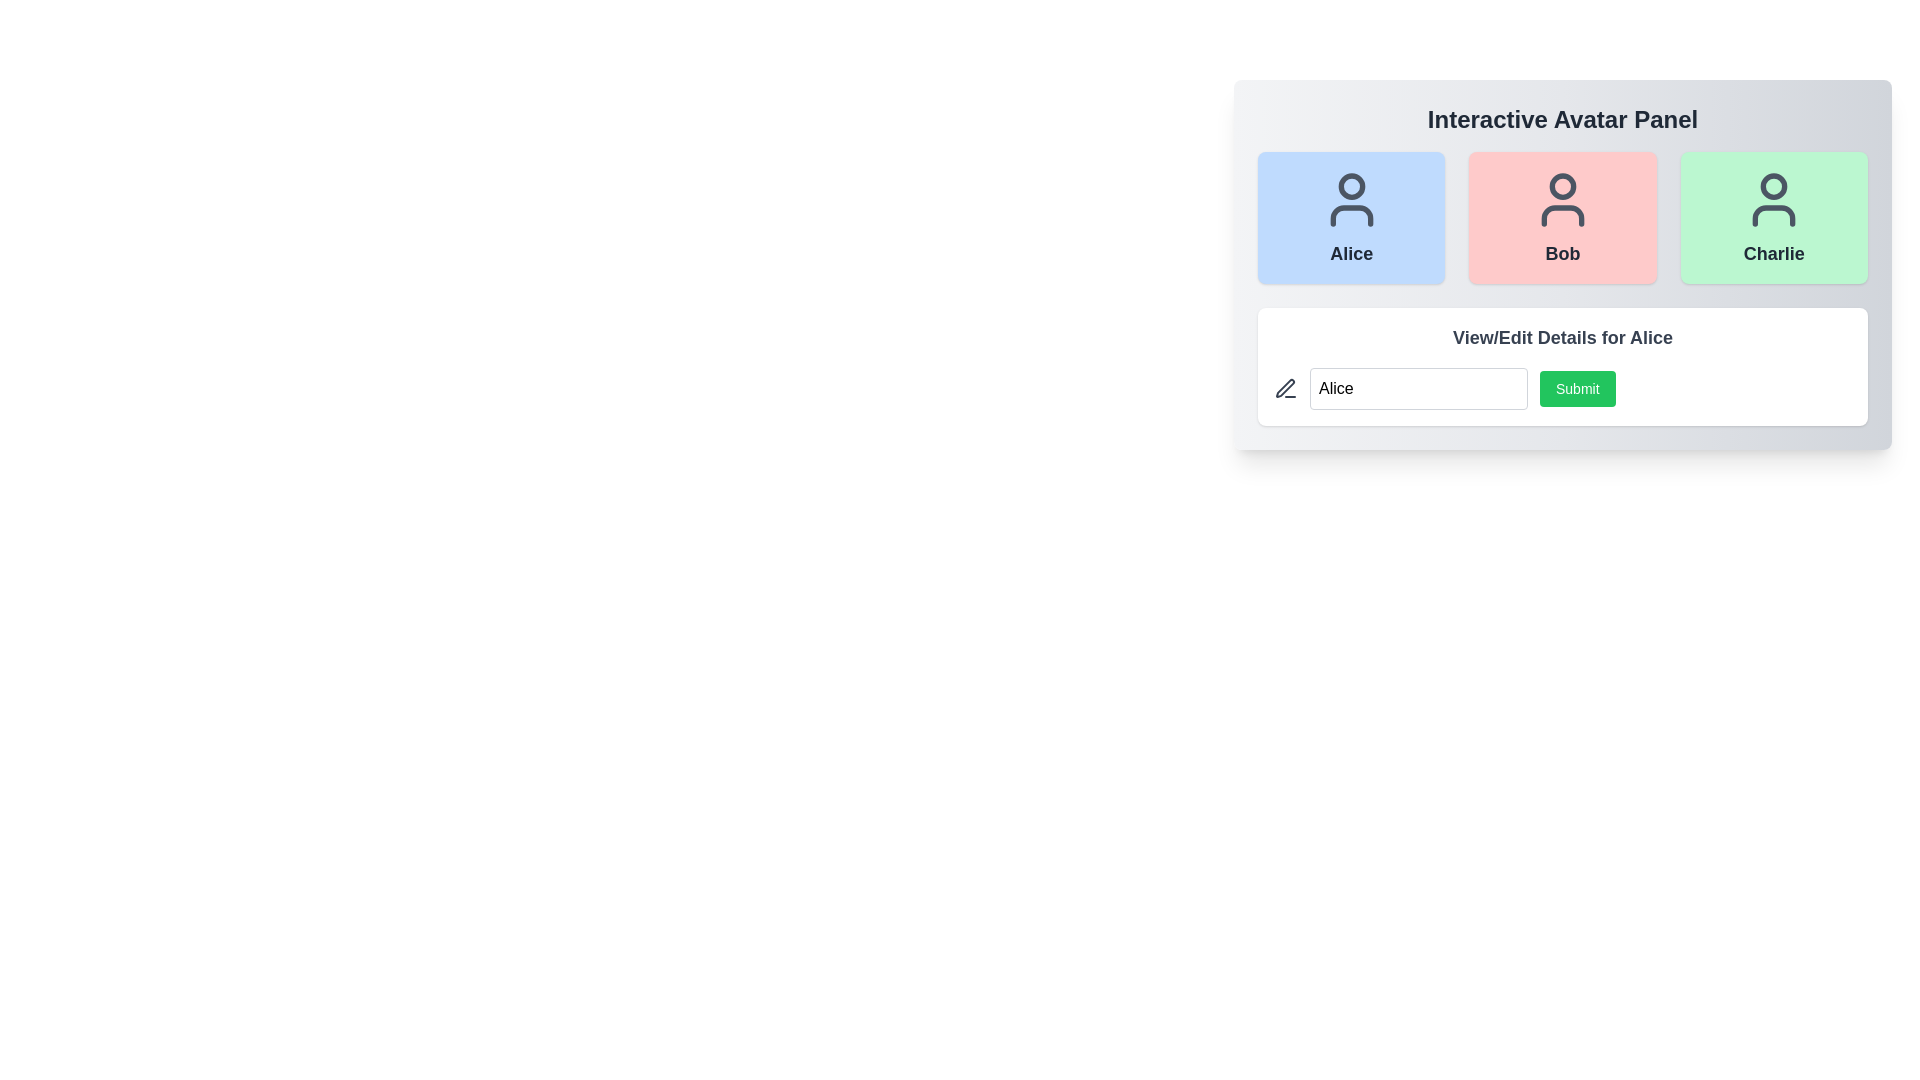 The height and width of the screenshot is (1080, 1920). I want to click on the avatar selection panel located centrally beneath the title 'Interactive Avatar Panel' and above the input section, so click(1562, 264).